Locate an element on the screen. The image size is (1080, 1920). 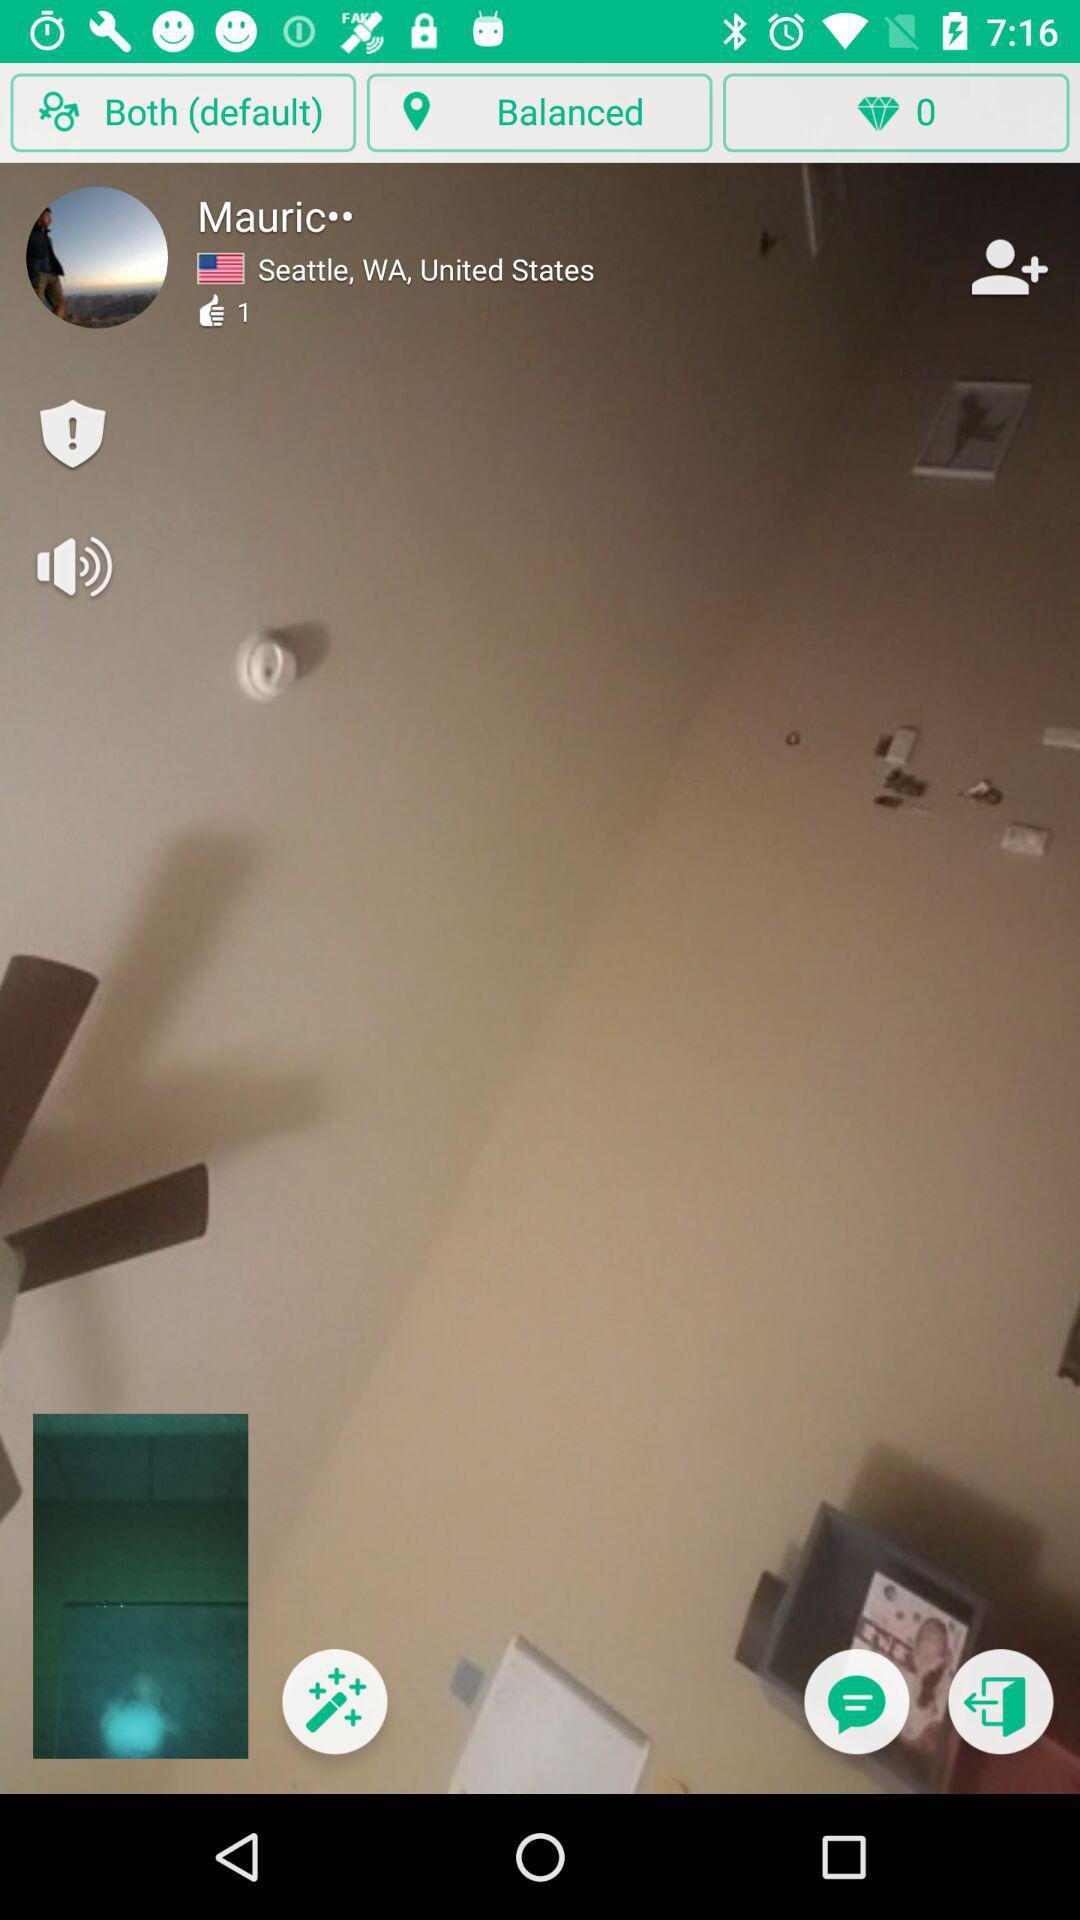
apply filters is located at coordinates (333, 1713).